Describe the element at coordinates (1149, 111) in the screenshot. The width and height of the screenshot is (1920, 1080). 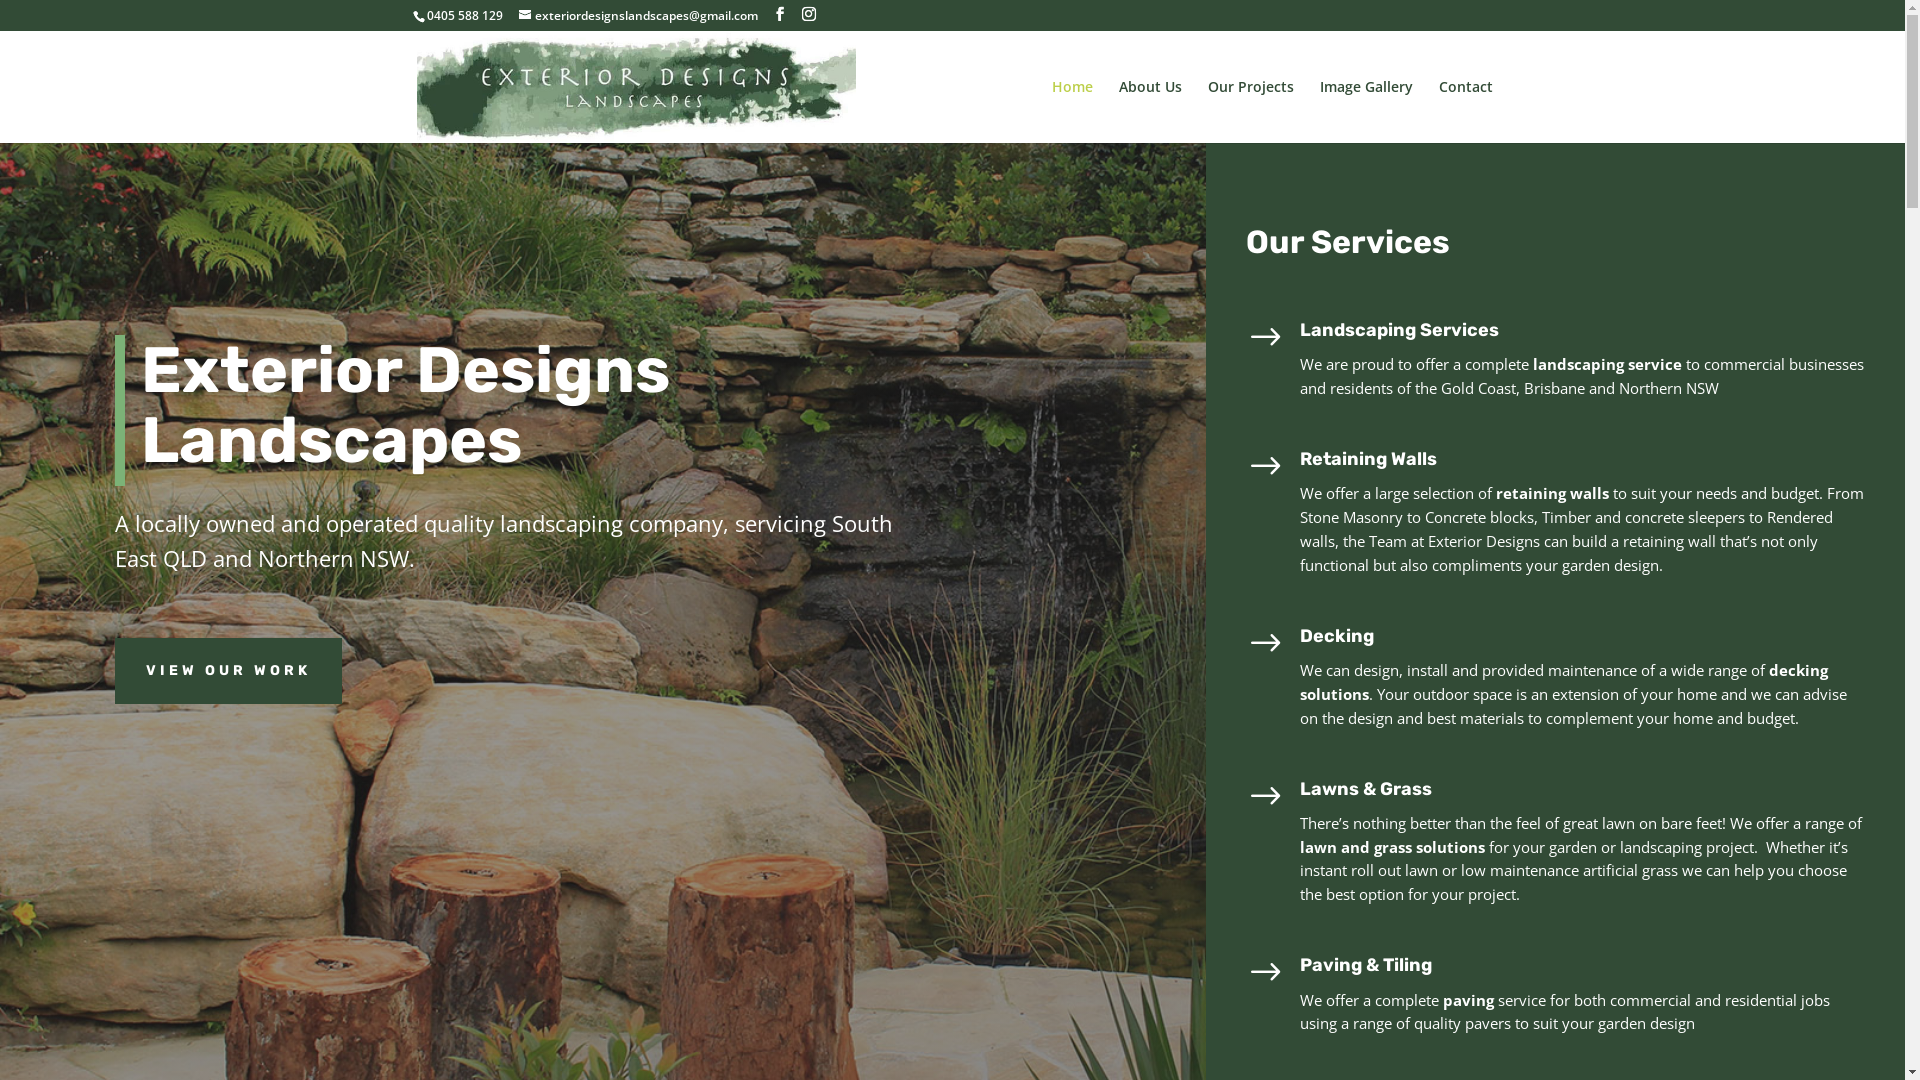
I see `'About Us'` at that location.